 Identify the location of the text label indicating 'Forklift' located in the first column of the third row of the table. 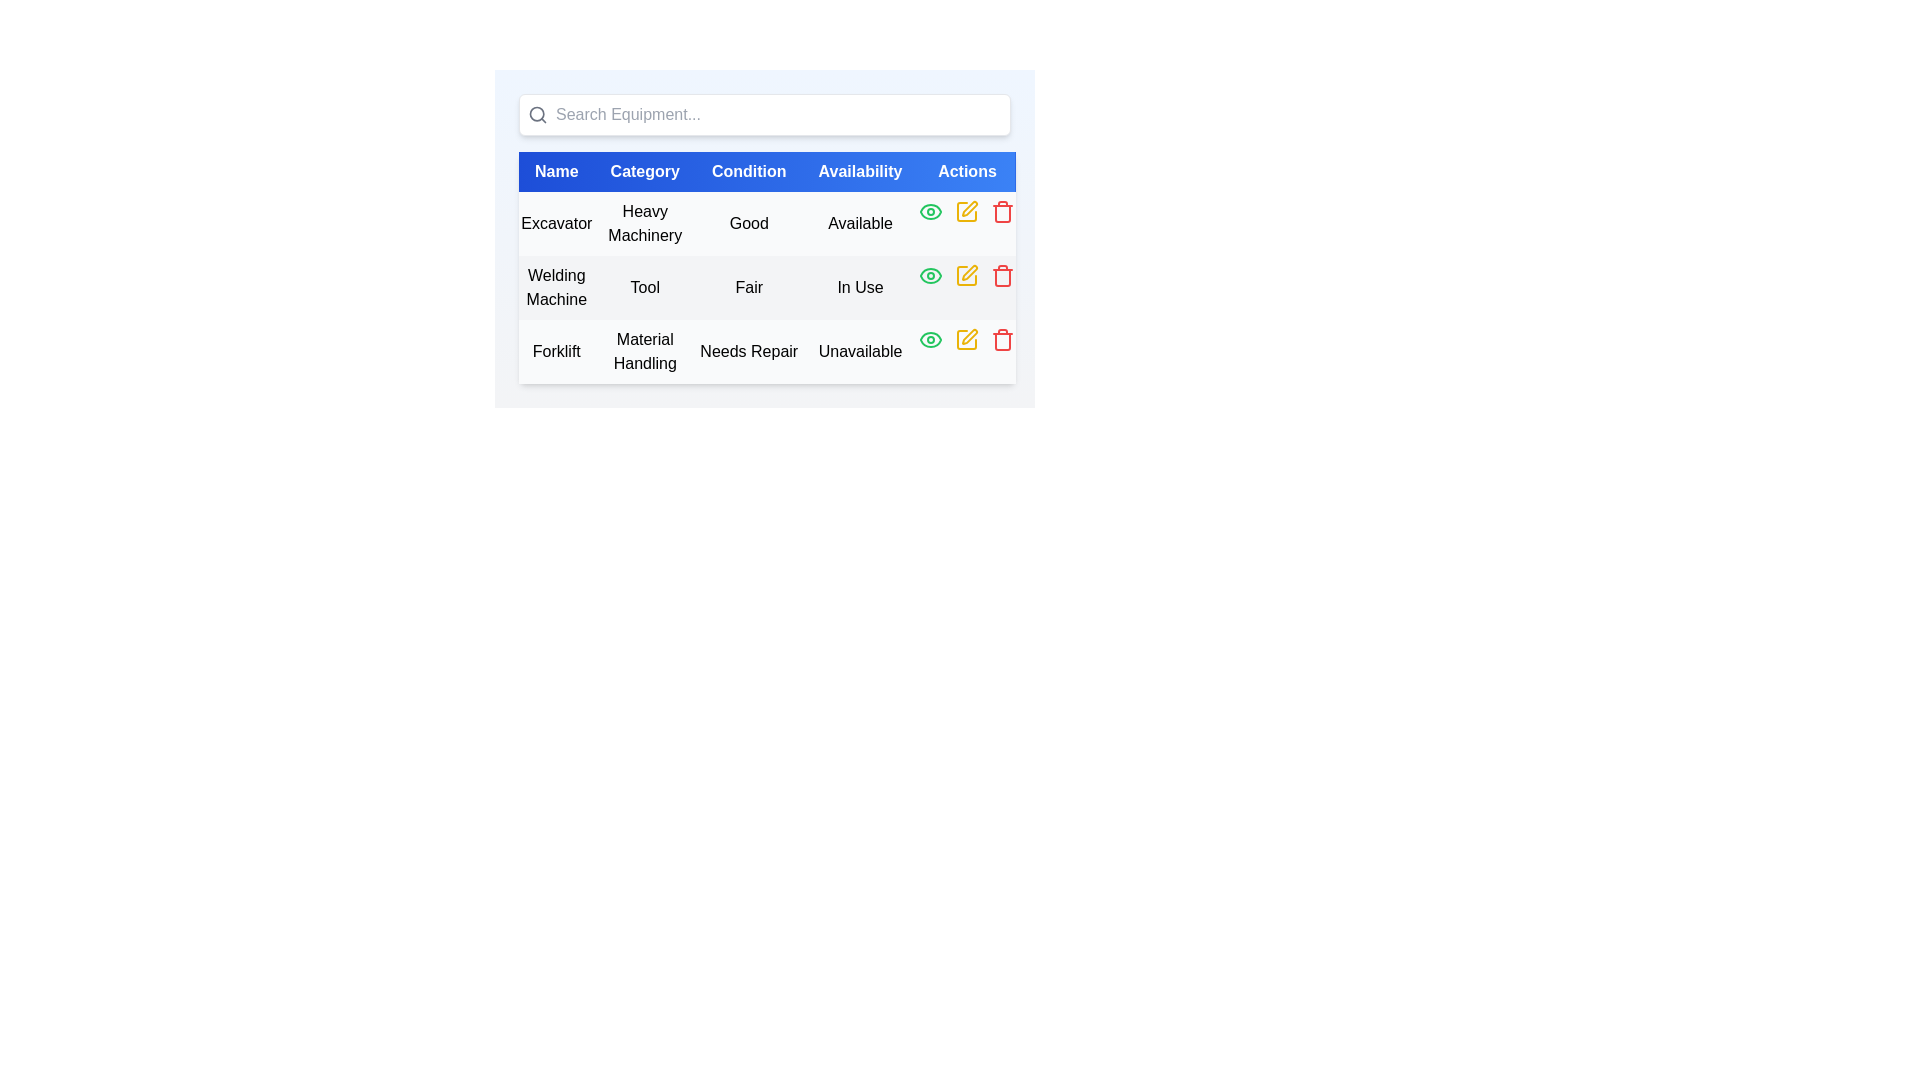
(556, 350).